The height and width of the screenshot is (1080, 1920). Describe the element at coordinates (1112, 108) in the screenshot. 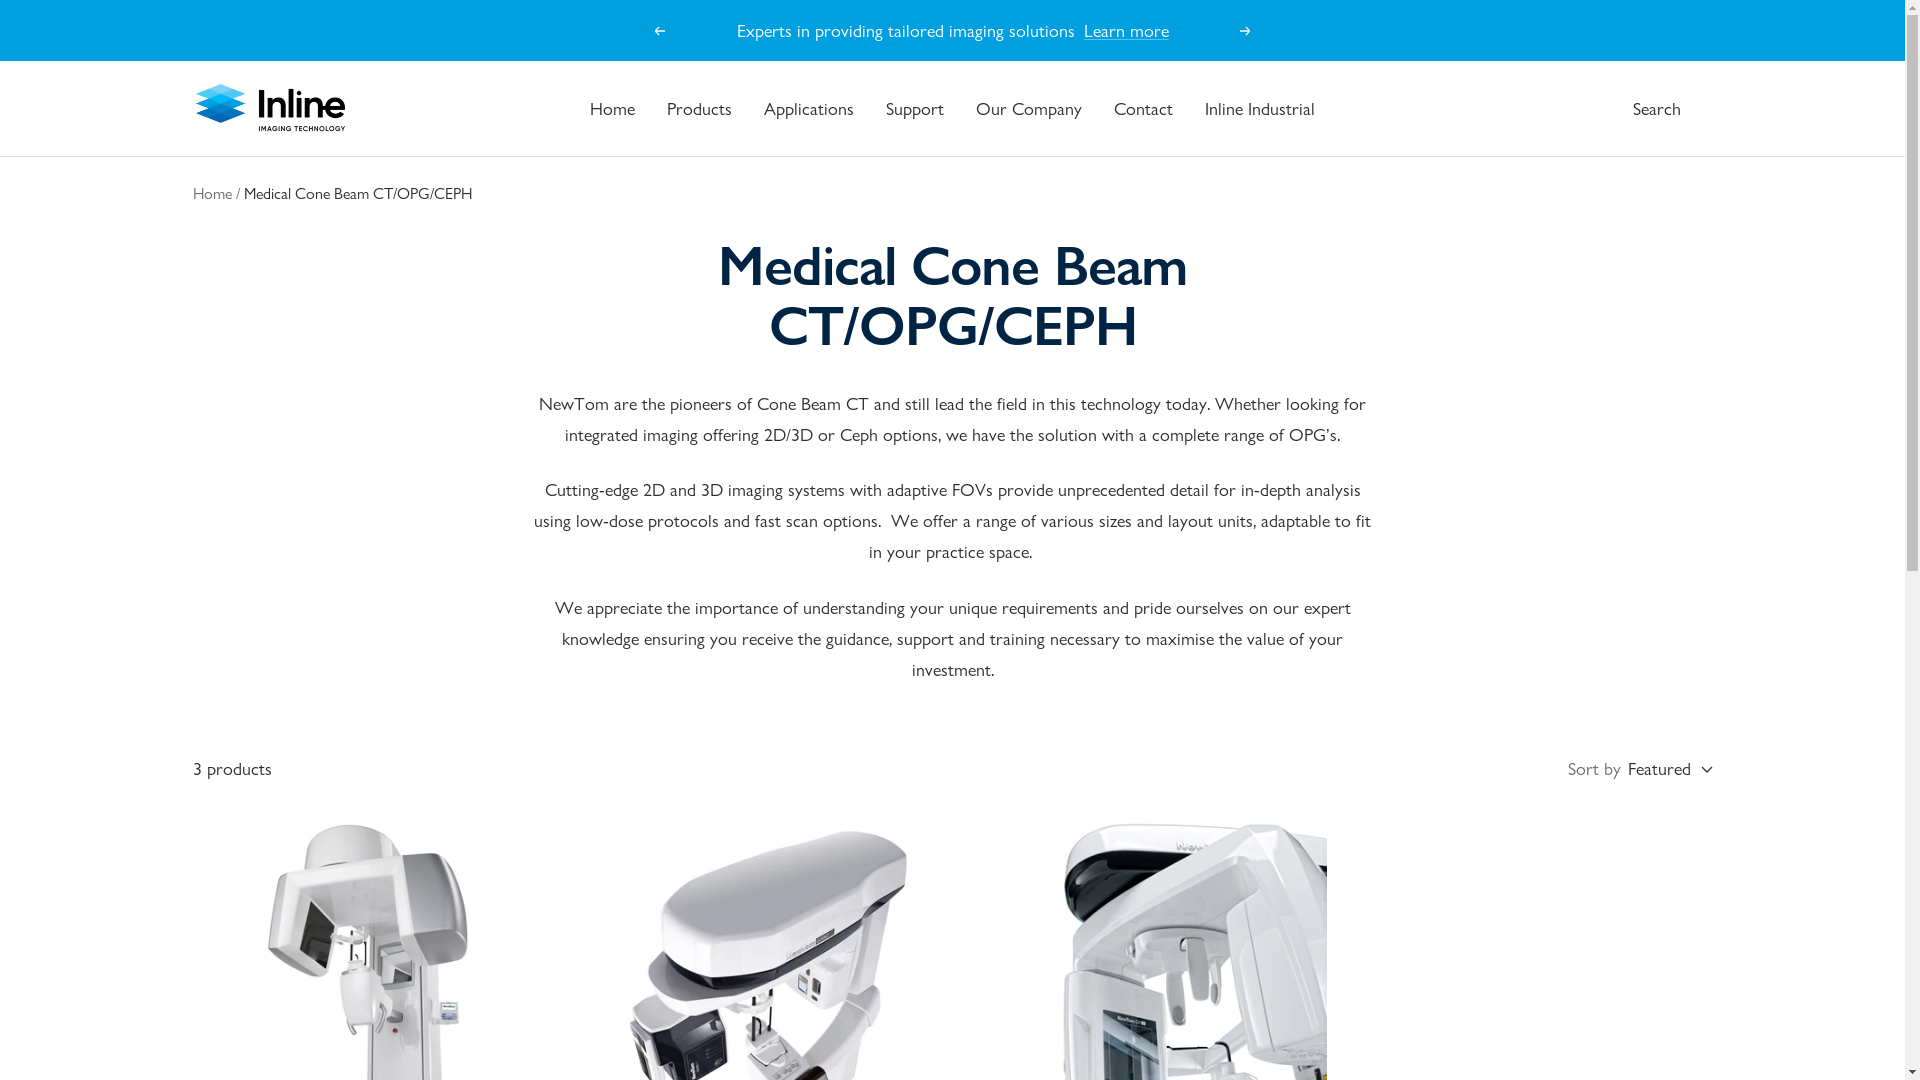

I see `'Contact'` at that location.